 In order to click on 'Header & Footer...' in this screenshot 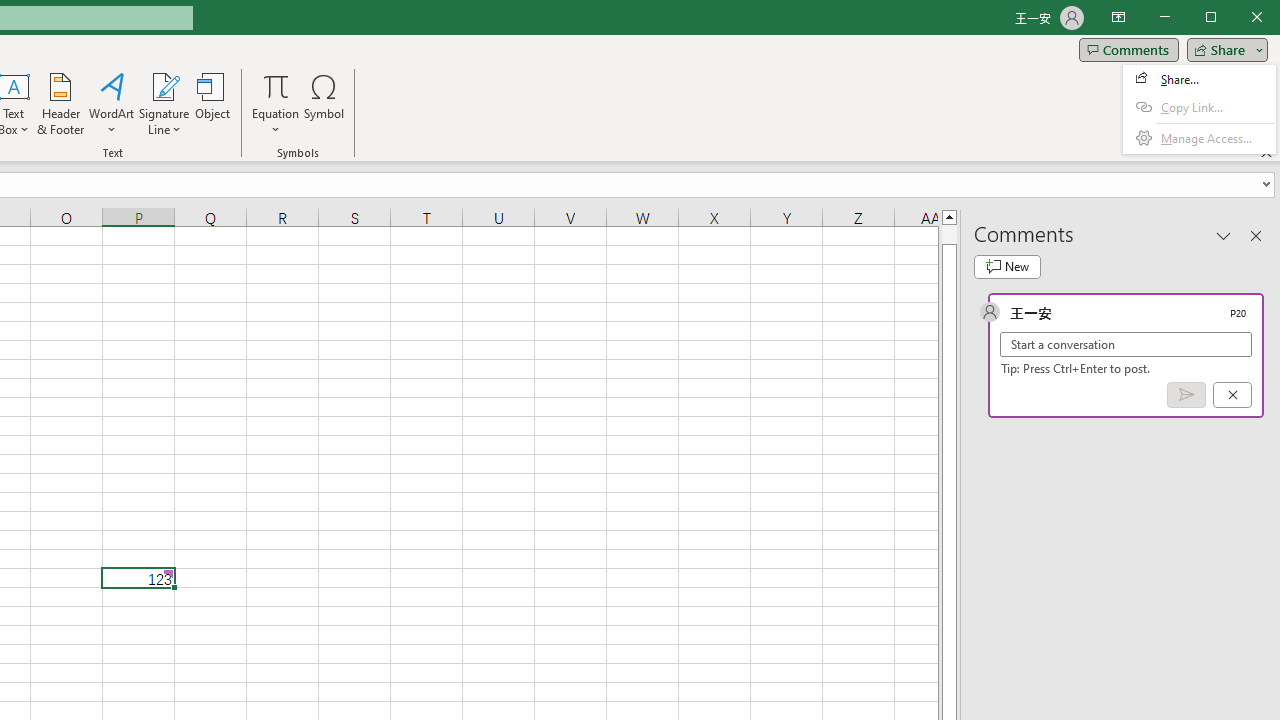, I will do `click(60, 104)`.